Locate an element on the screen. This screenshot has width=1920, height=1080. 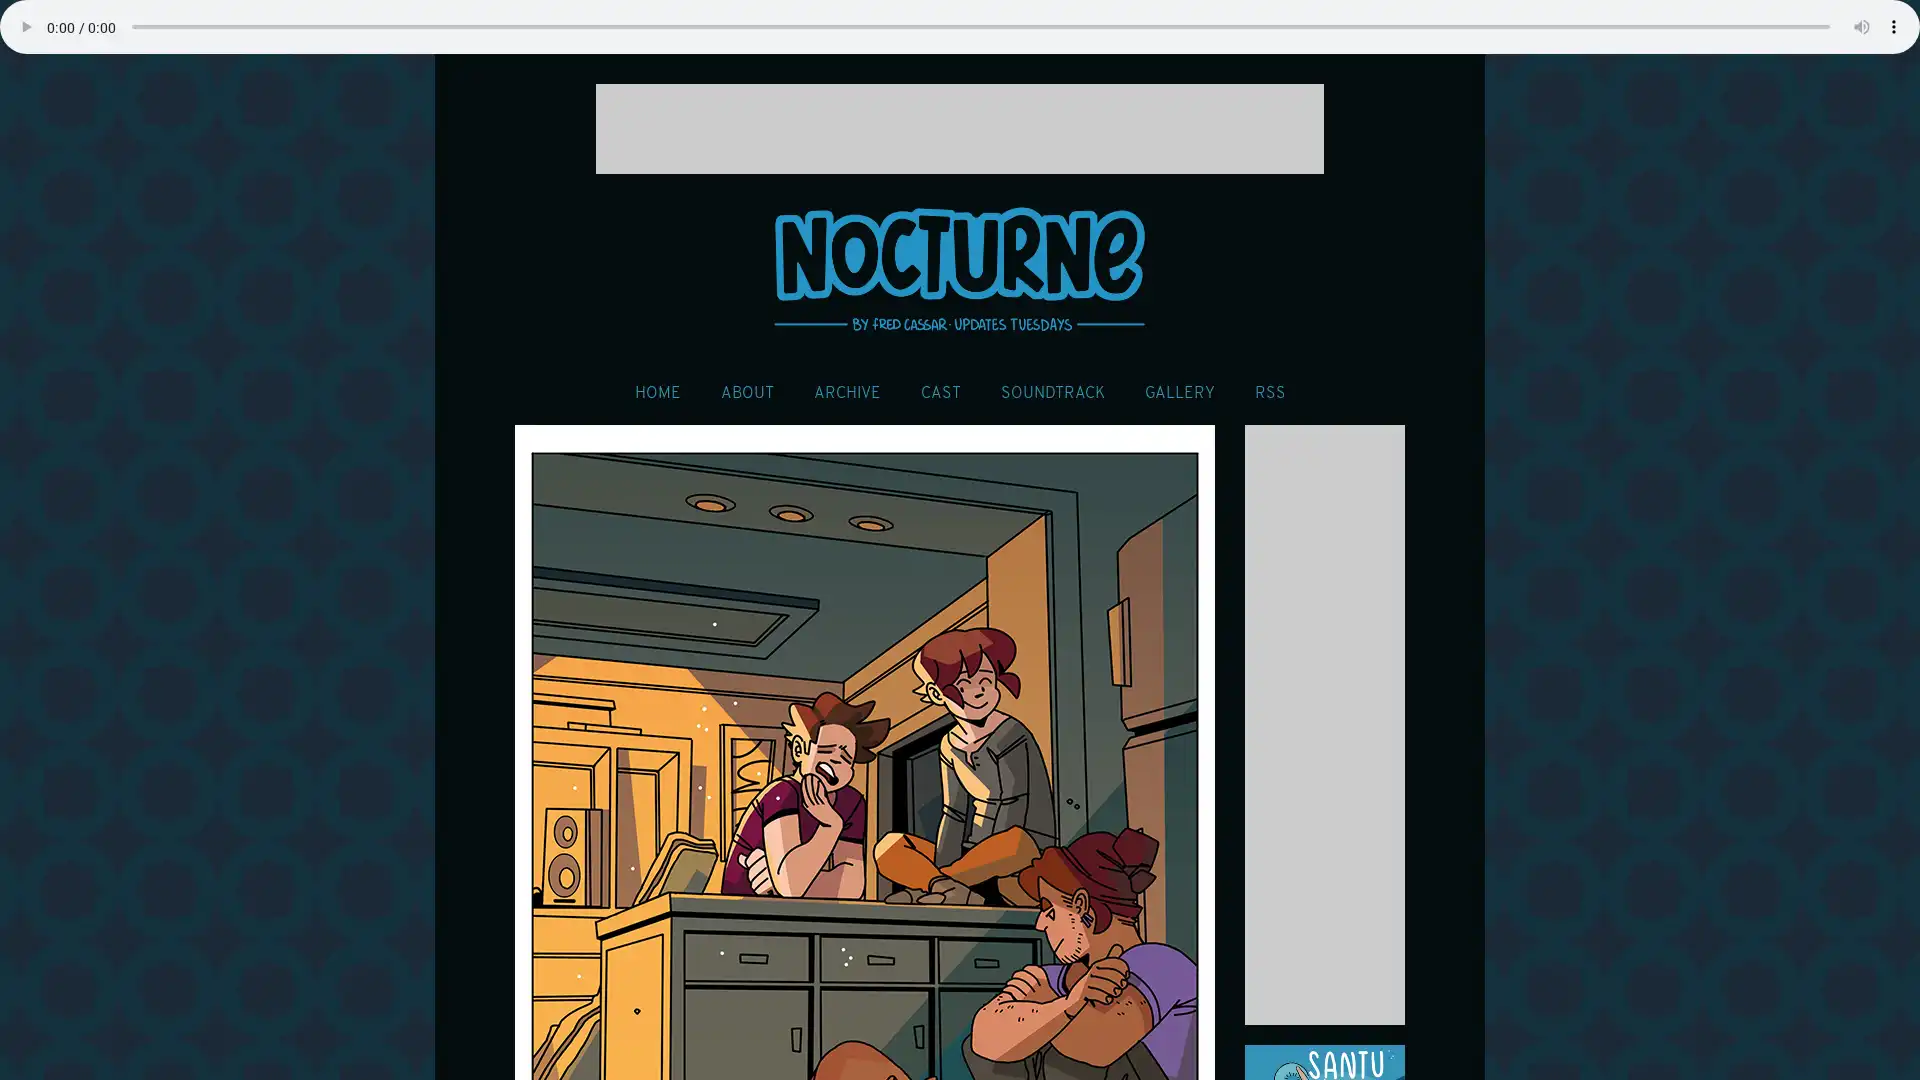
play is located at coordinates (25, 27).